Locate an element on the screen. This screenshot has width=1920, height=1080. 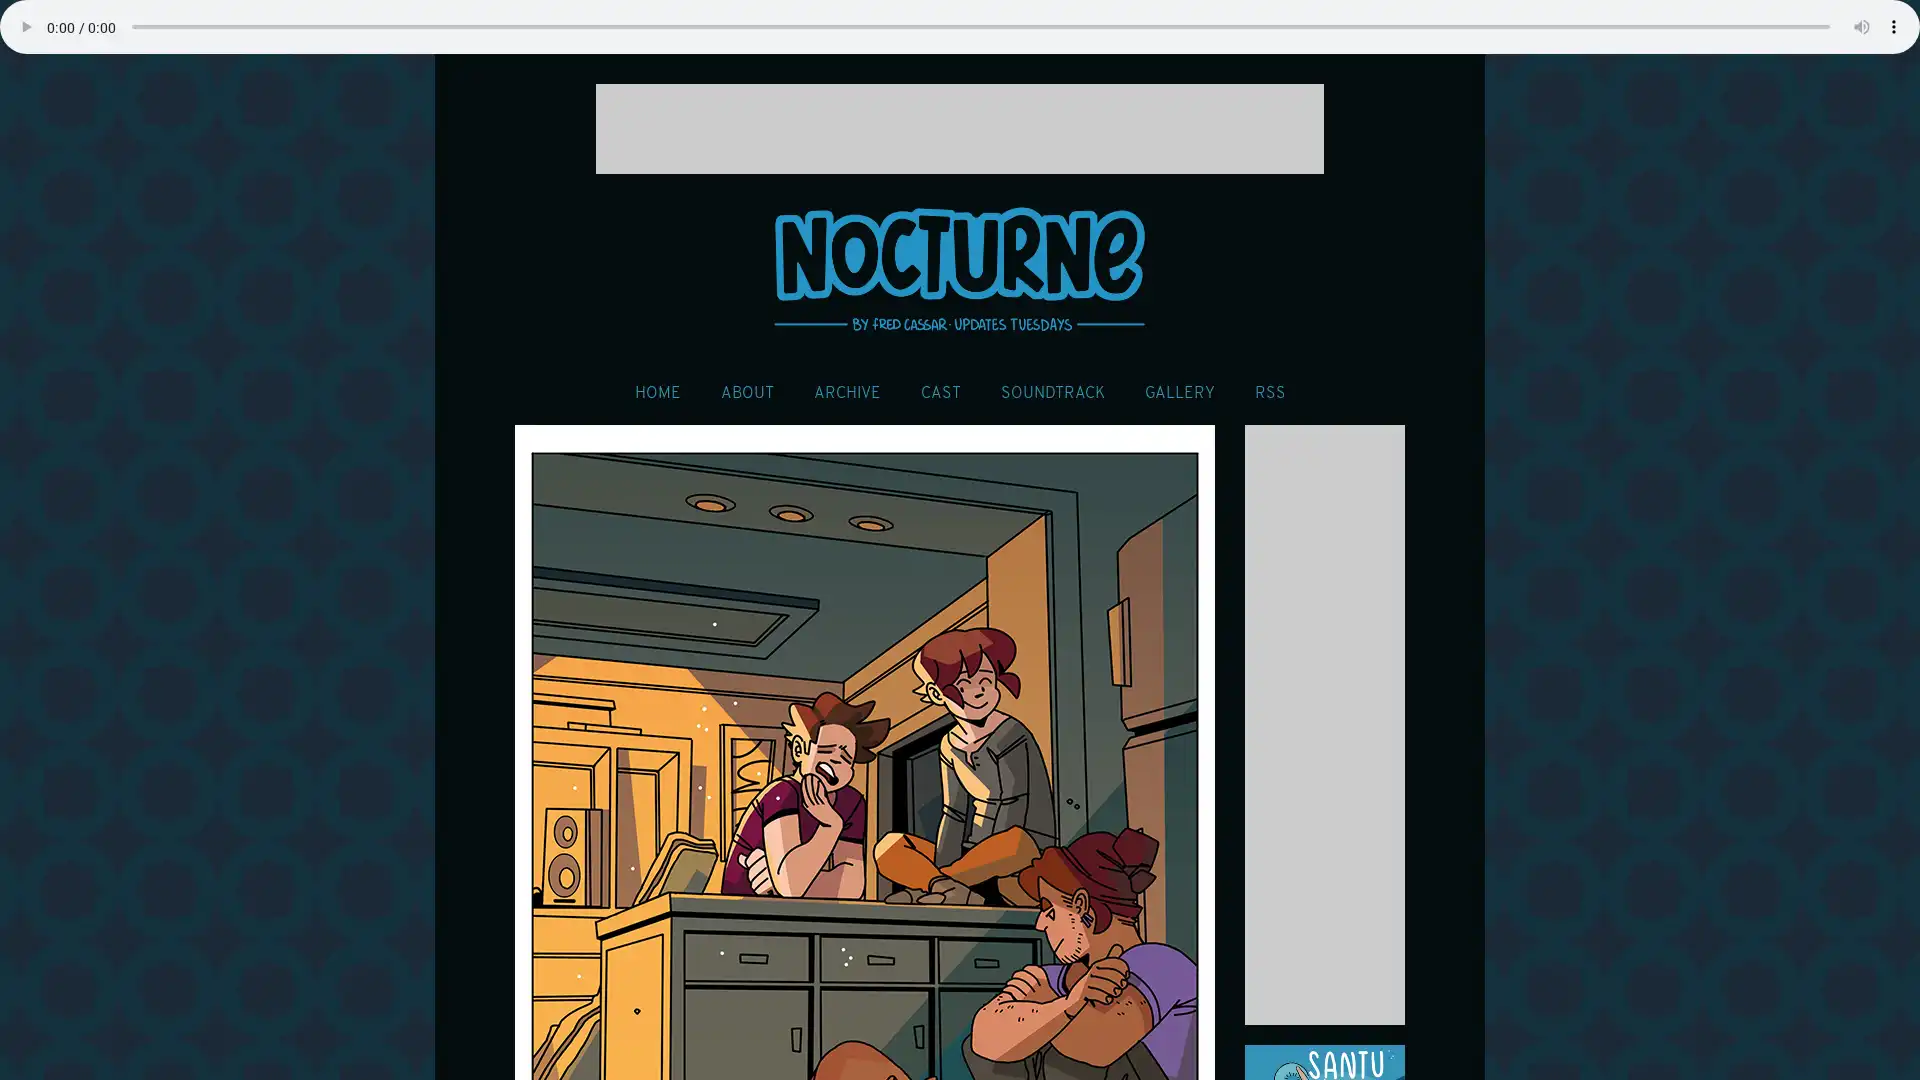
play is located at coordinates (25, 27).